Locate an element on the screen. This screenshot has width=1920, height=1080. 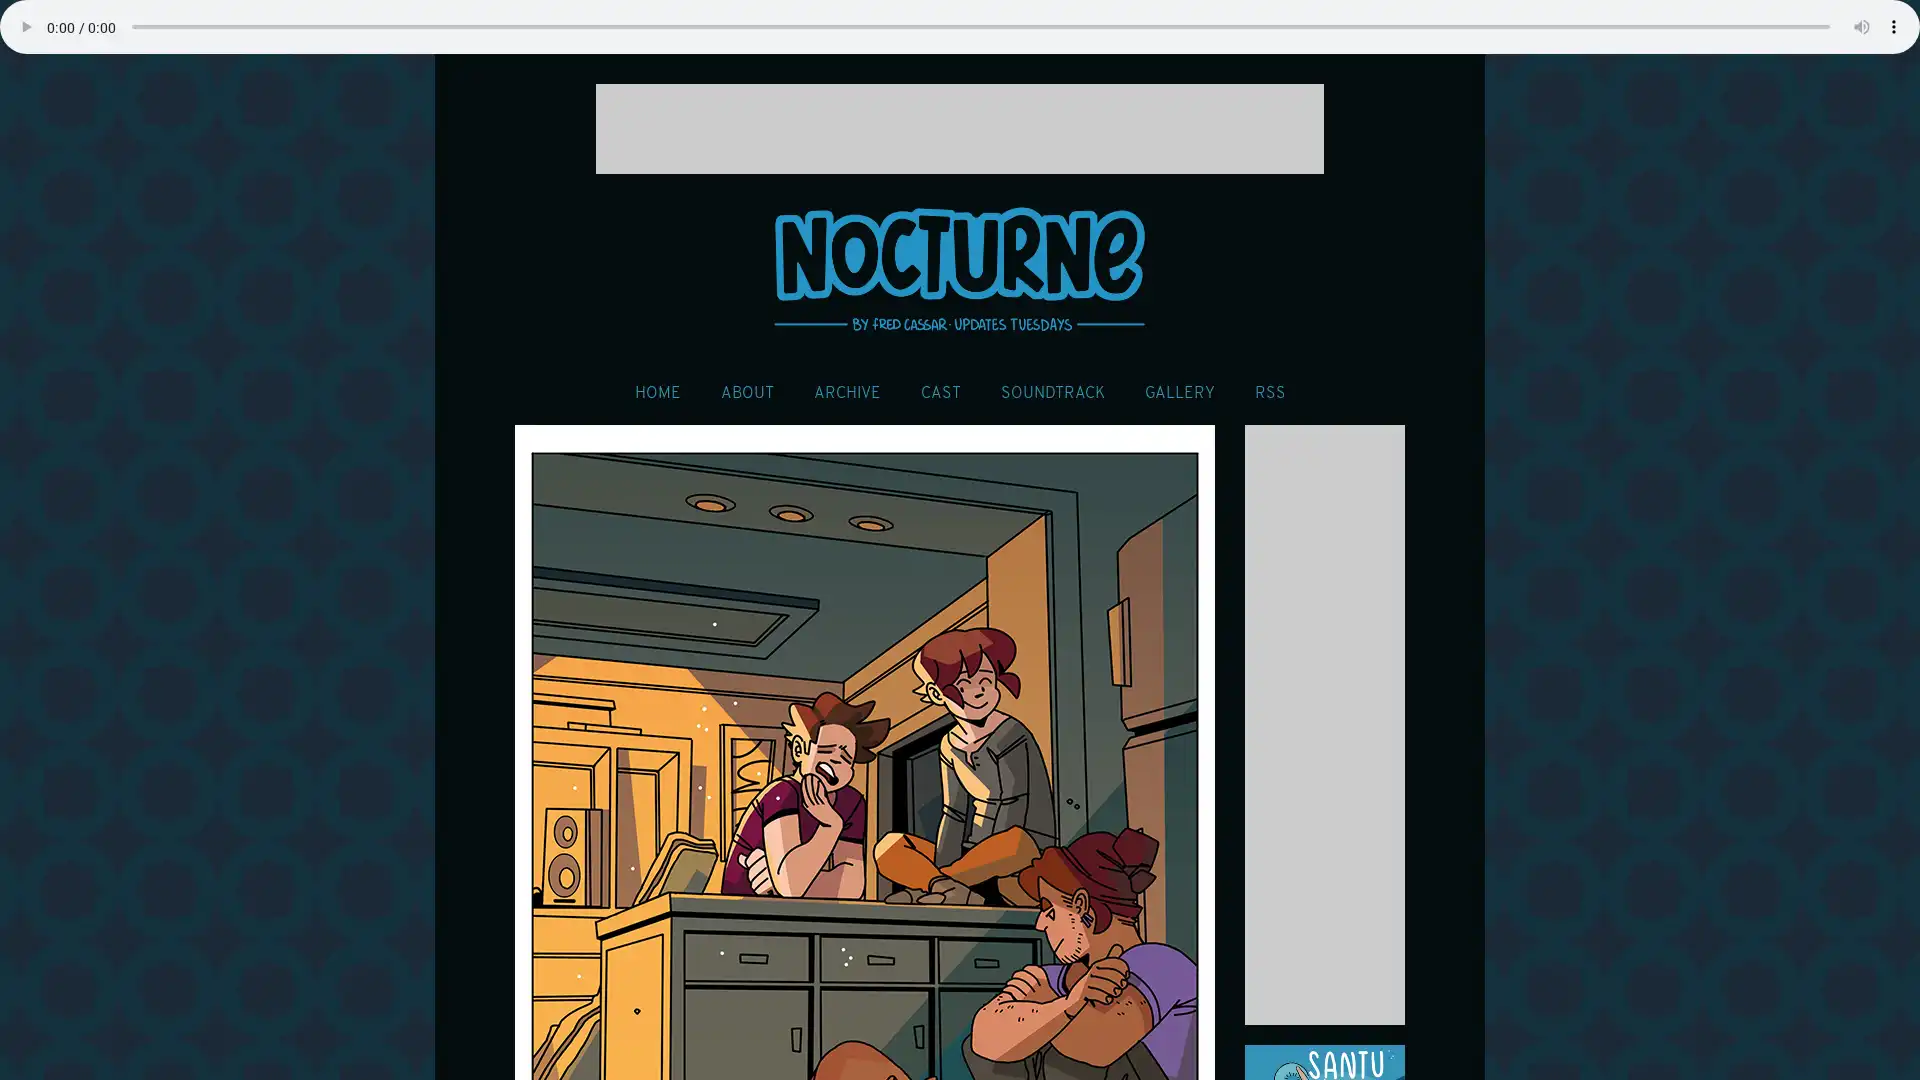
play is located at coordinates (25, 27).